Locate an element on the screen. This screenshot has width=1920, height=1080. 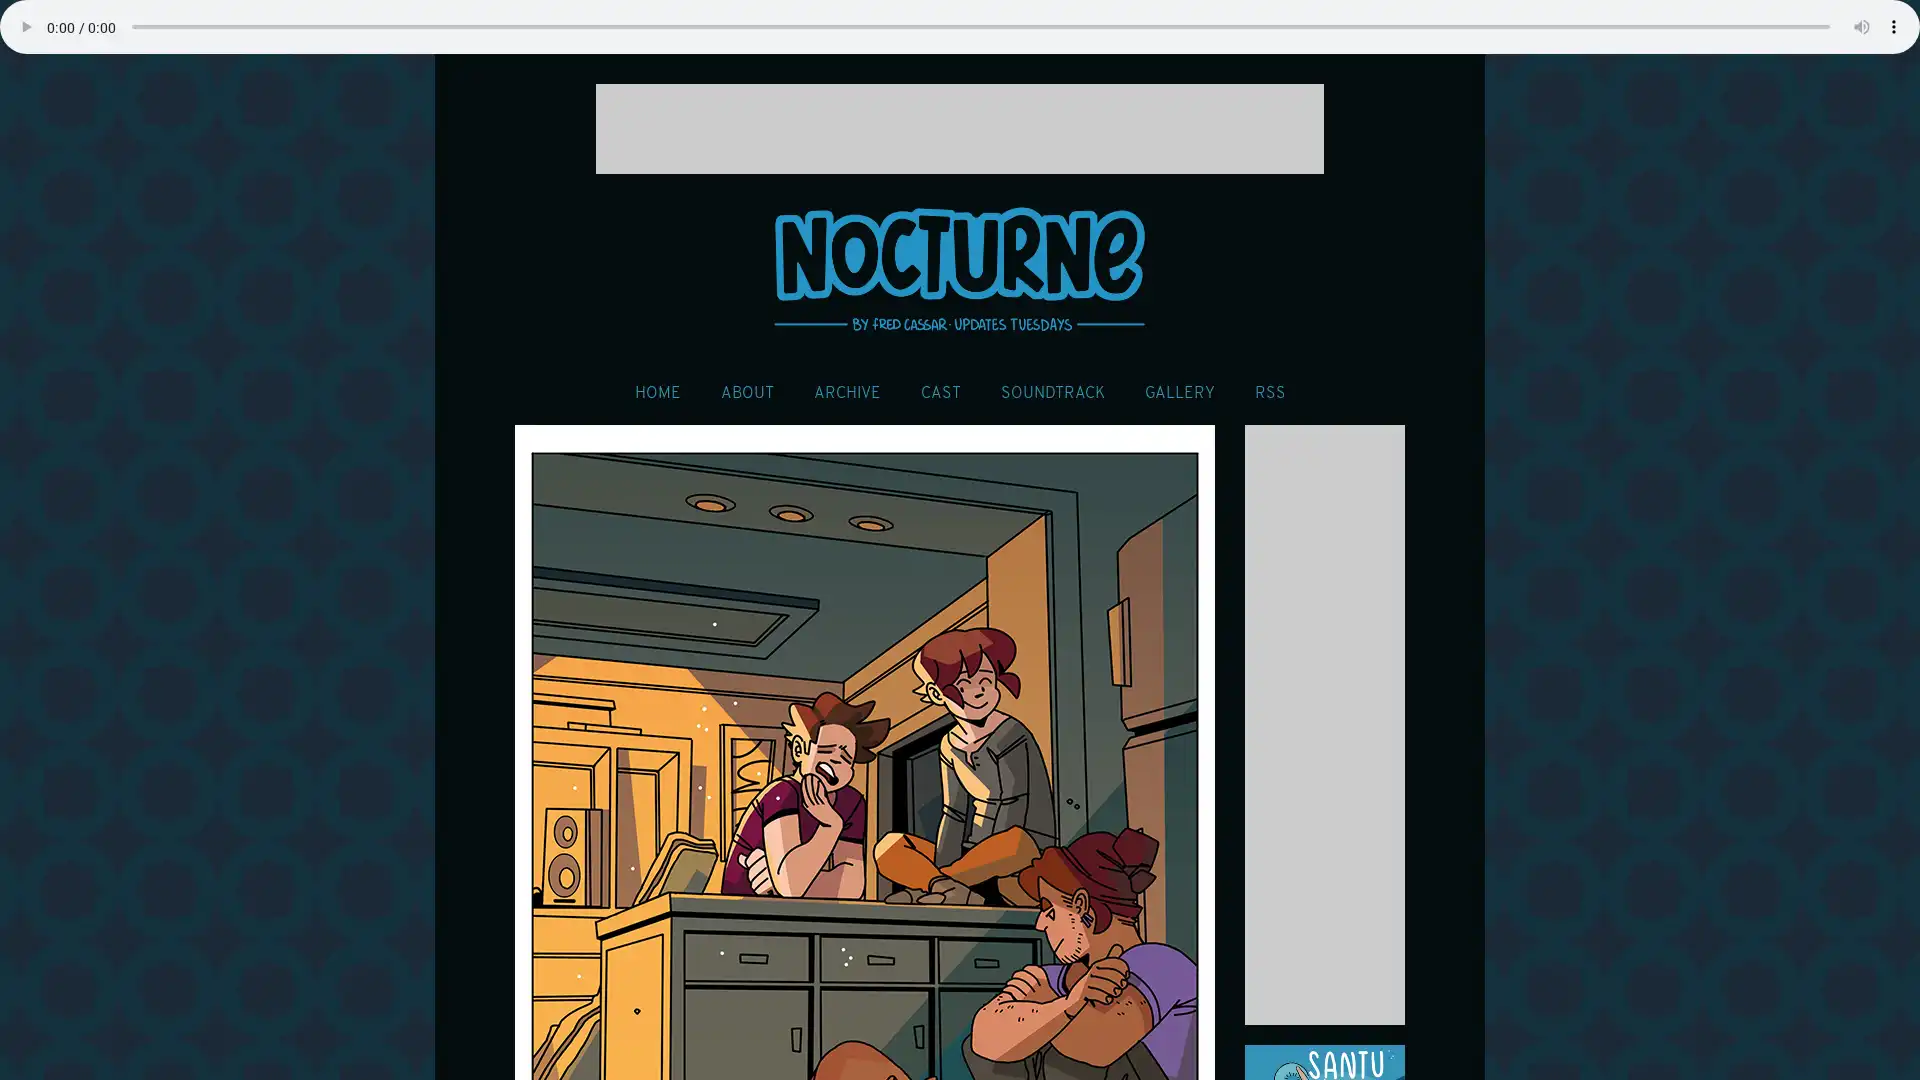
play is located at coordinates (25, 27).